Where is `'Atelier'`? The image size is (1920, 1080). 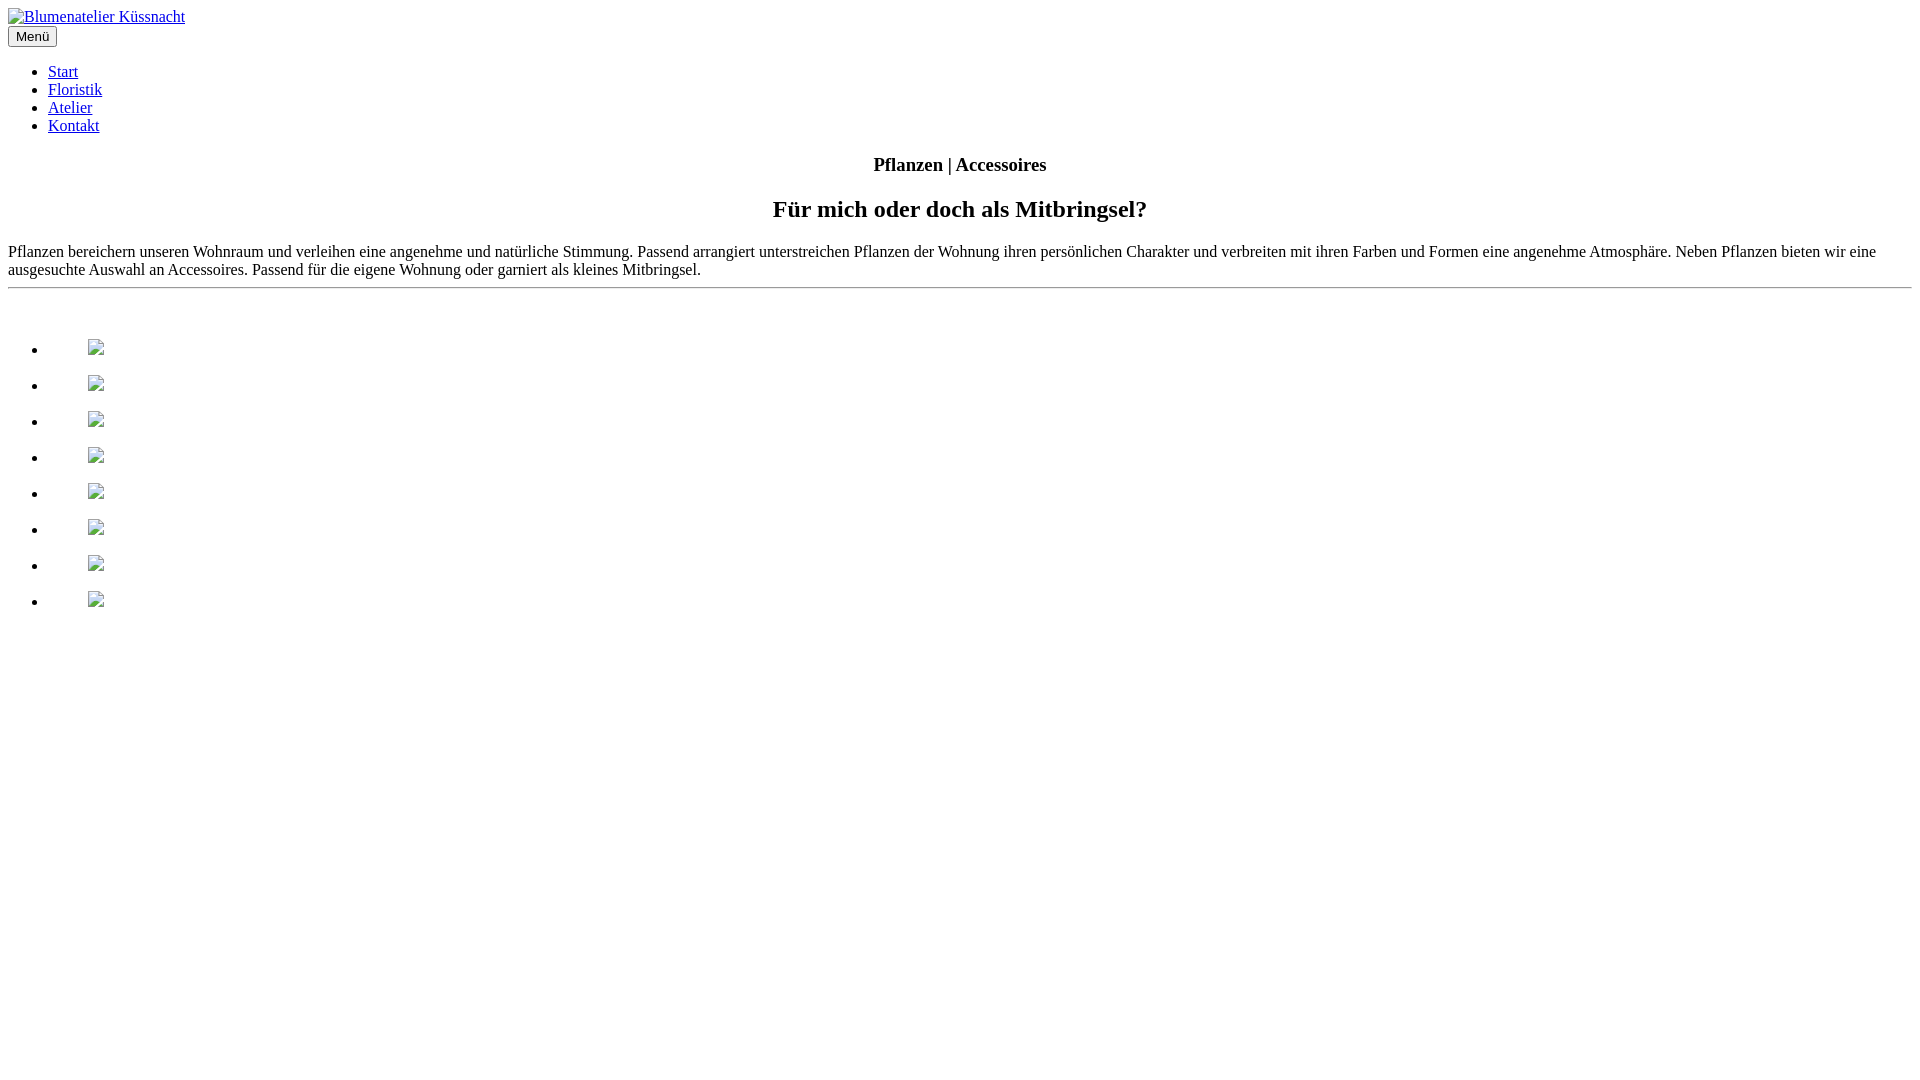 'Atelier' is located at coordinates (70, 107).